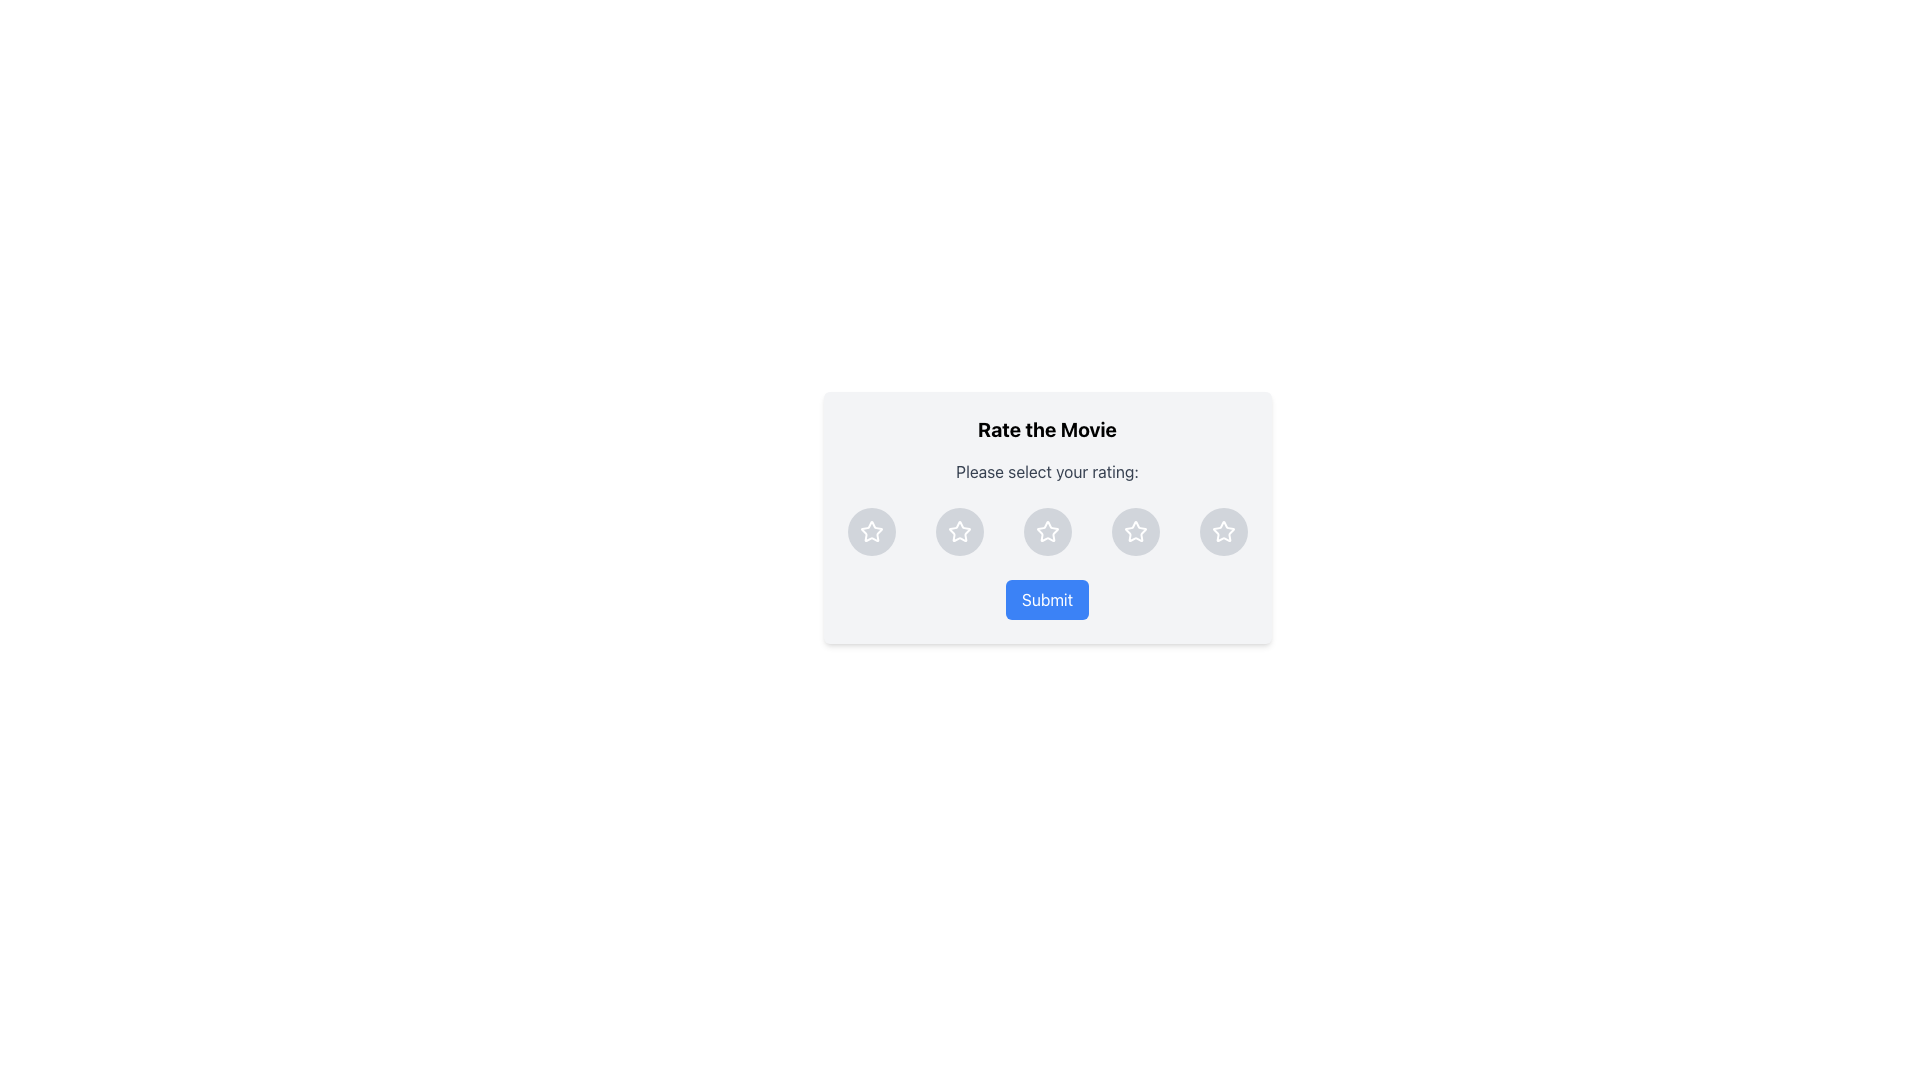 The image size is (1920, 1080). I want to click on the third star-shaped icon outlined in white, which is centered within a gray circular background, so click(1046, 530).